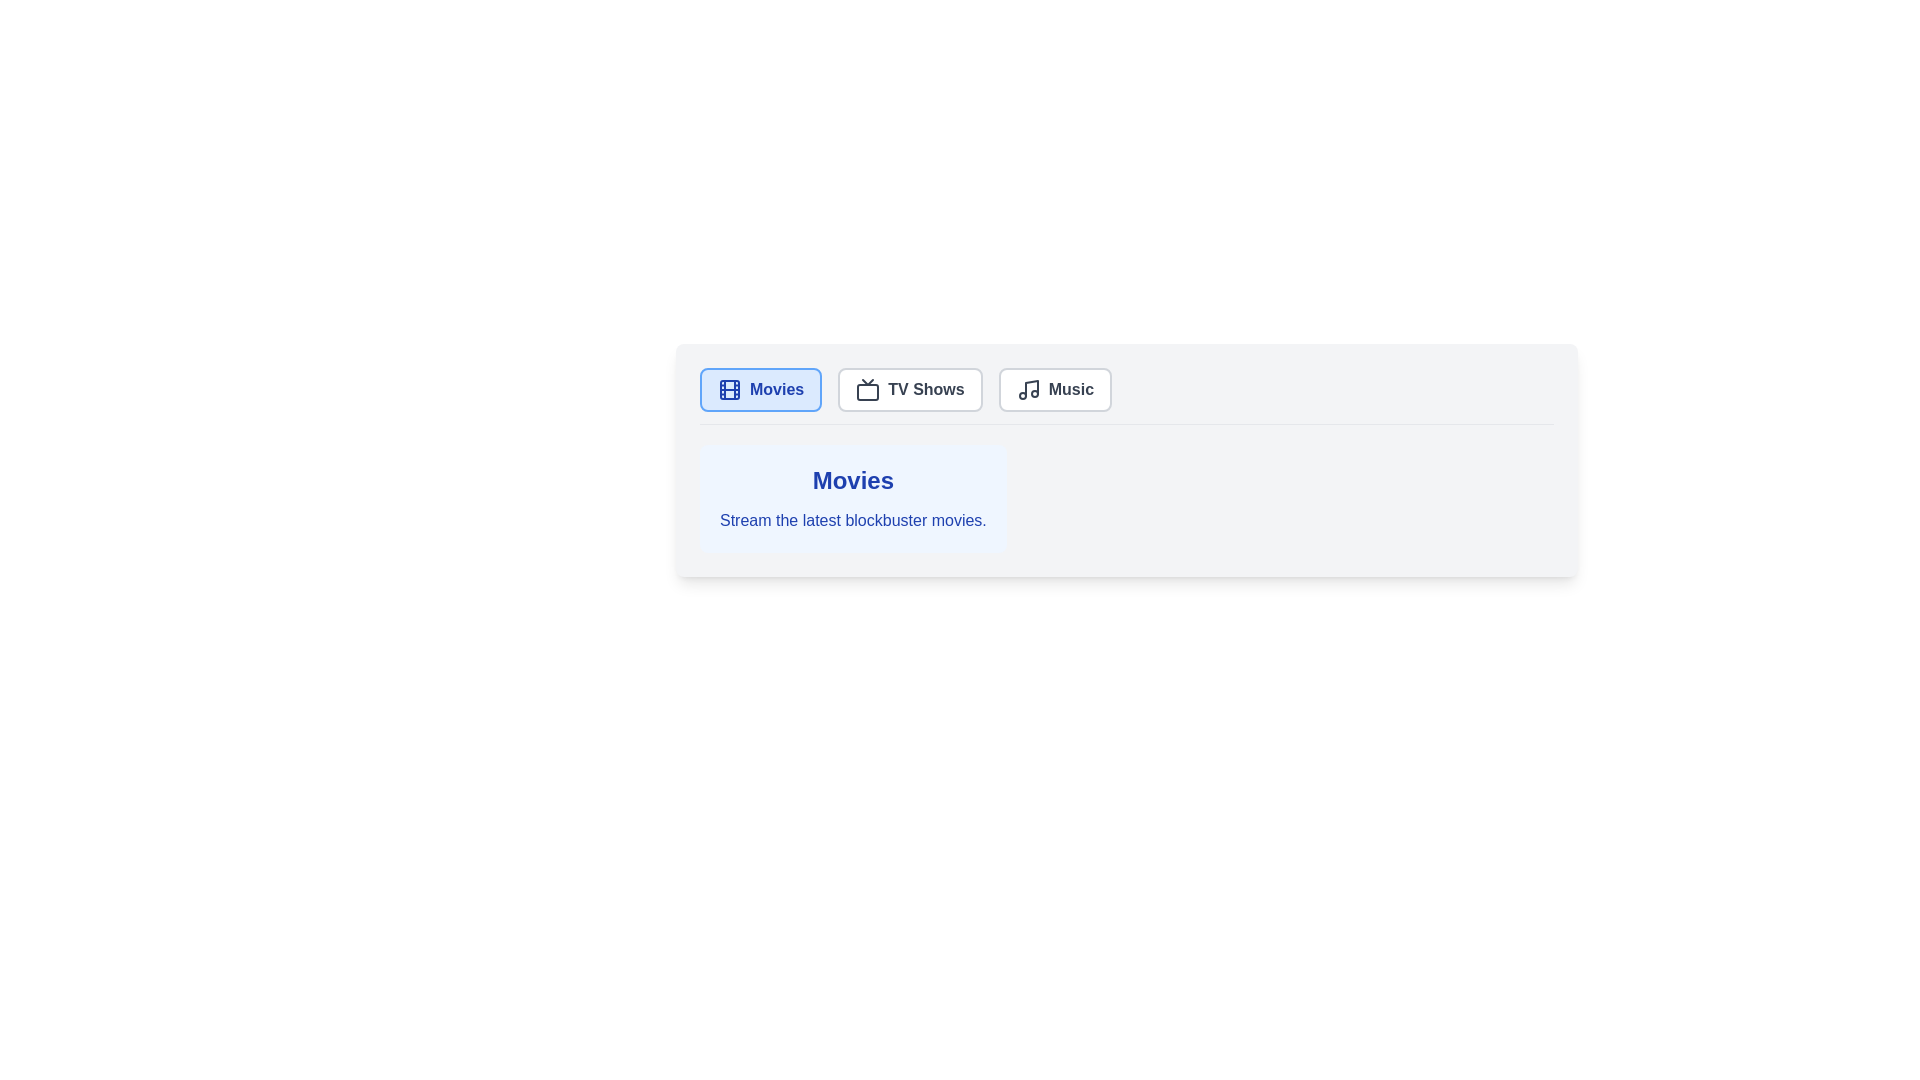 The image size is (1920, 1080). I want to click on the 'TV Shows' icon, which is the second button in a series of three, located between the 'Movies' button and the 'Music' button, so click(868, 389).